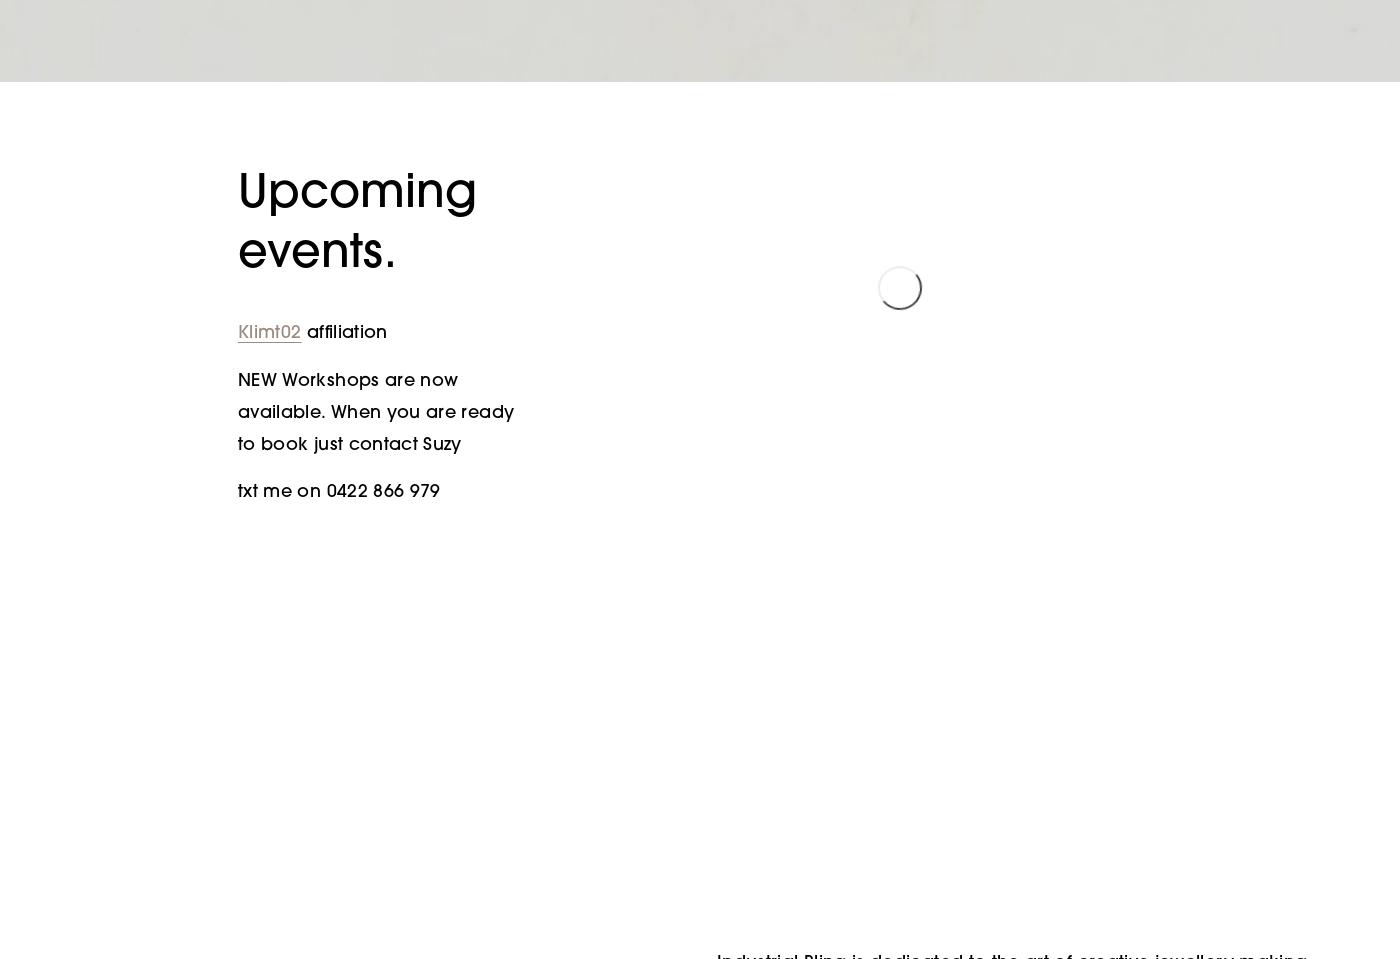  What do you see at coordinates (899, 245) in the screenshot?
I see `'We'` at bounding box center [899, 245].